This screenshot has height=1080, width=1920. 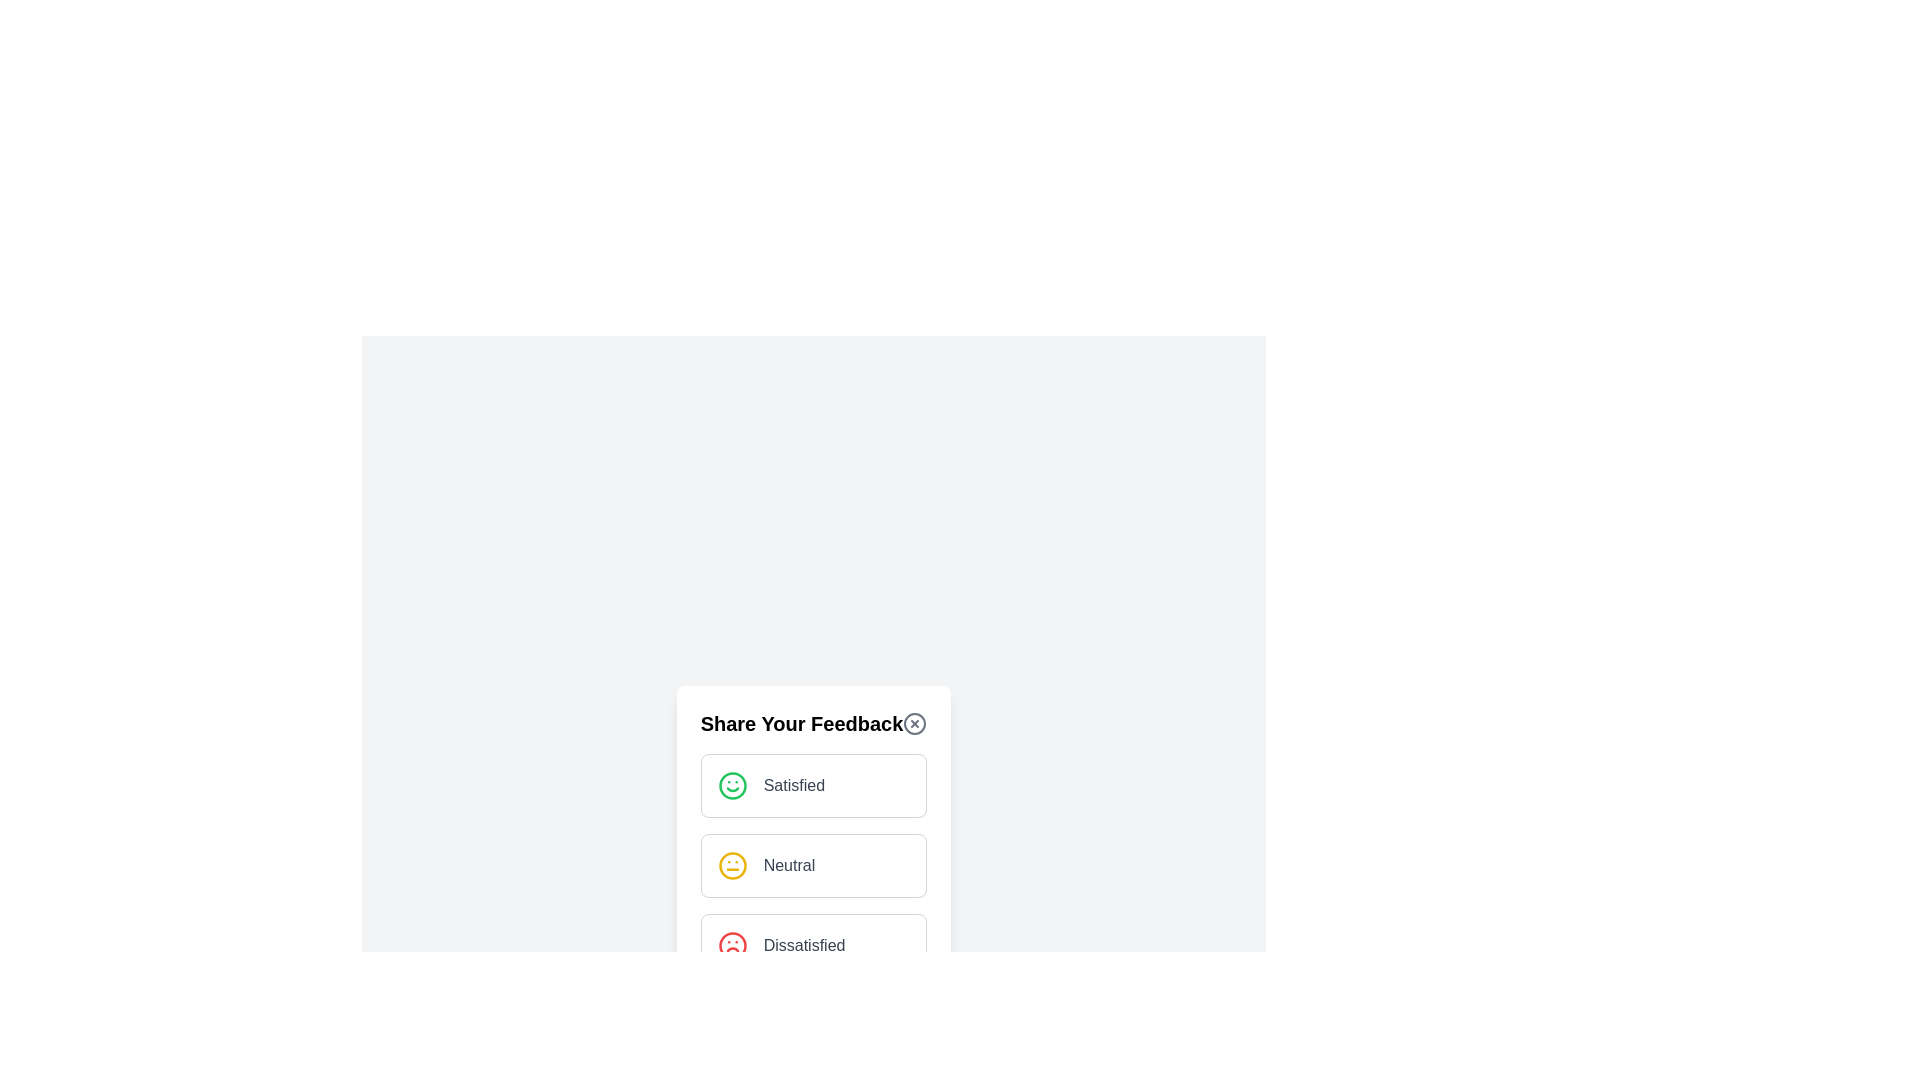 I want to click on the feedback option Neutral to select it, so click(x=814, y=865).